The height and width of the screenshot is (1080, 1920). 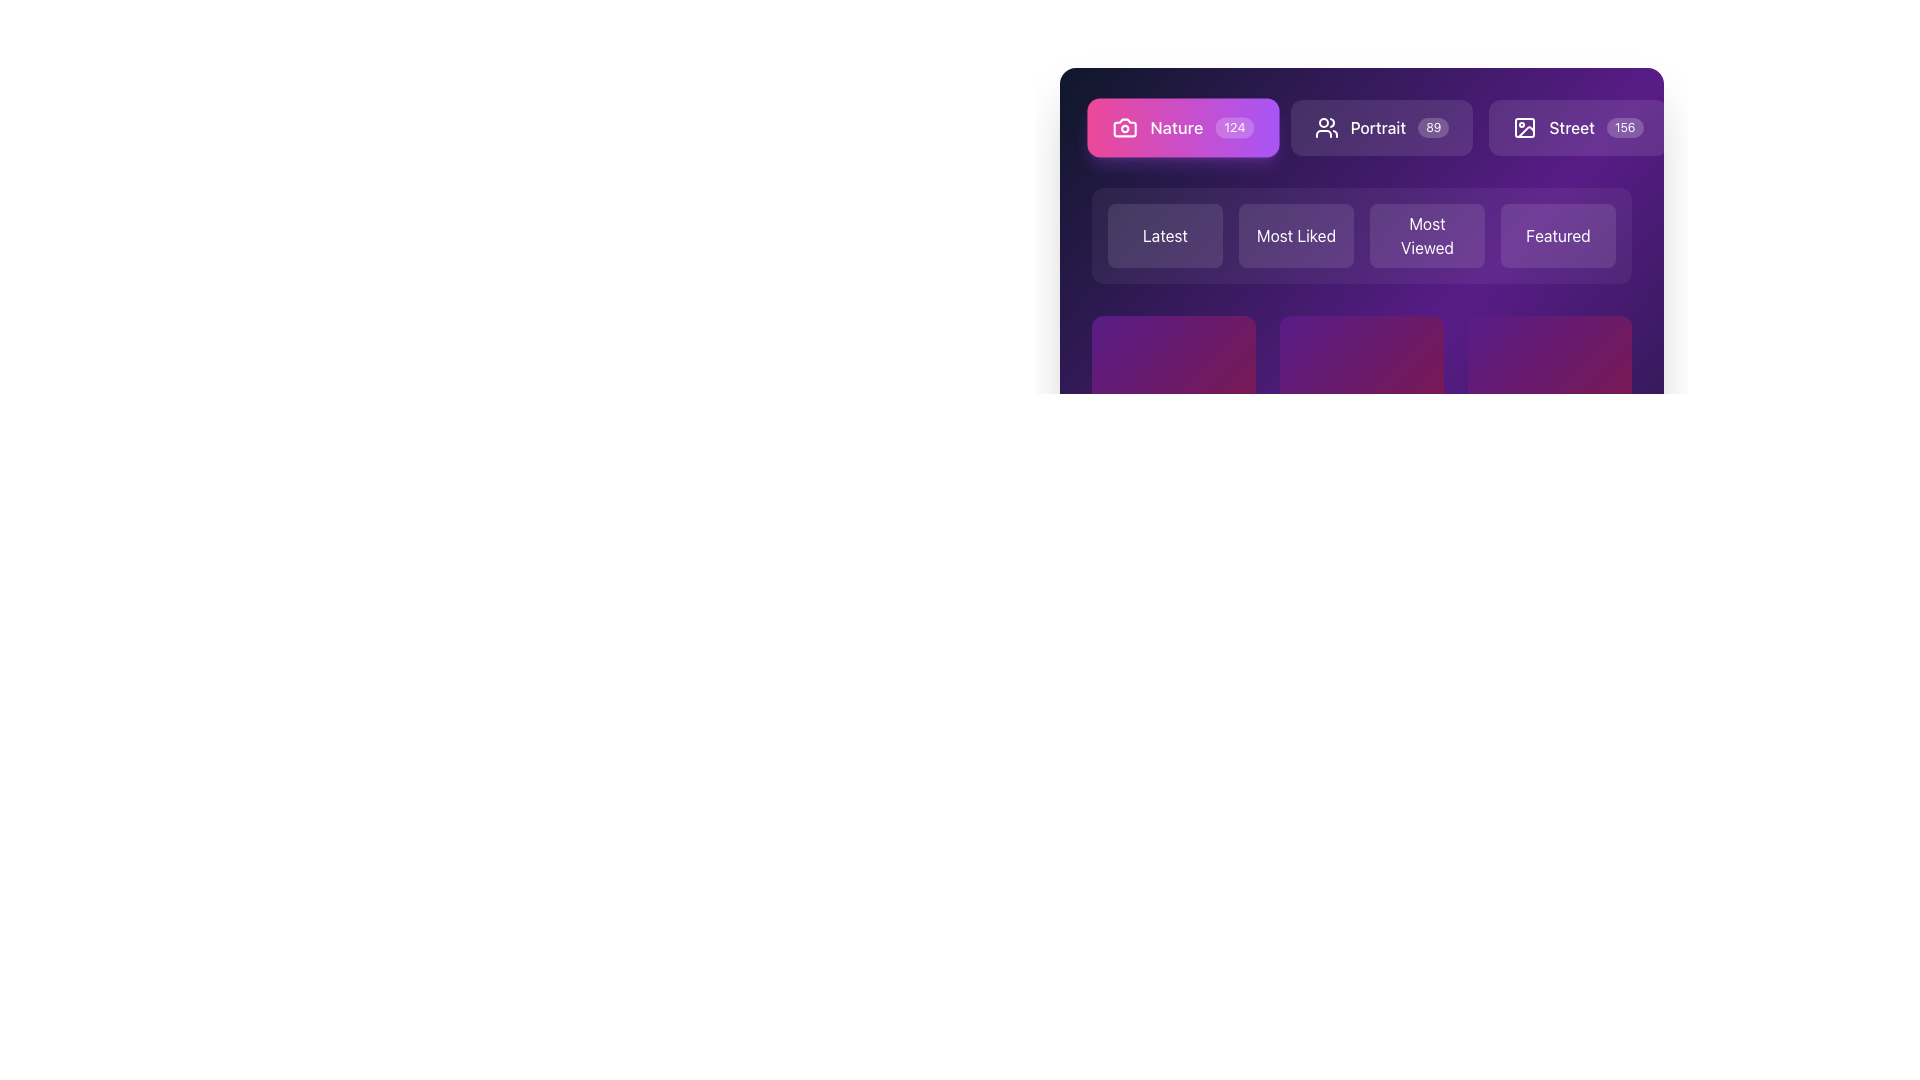 I want to click on the 'Street' category button, the third button in a row, for keyboard navigation, so click(x=1577, y=127).